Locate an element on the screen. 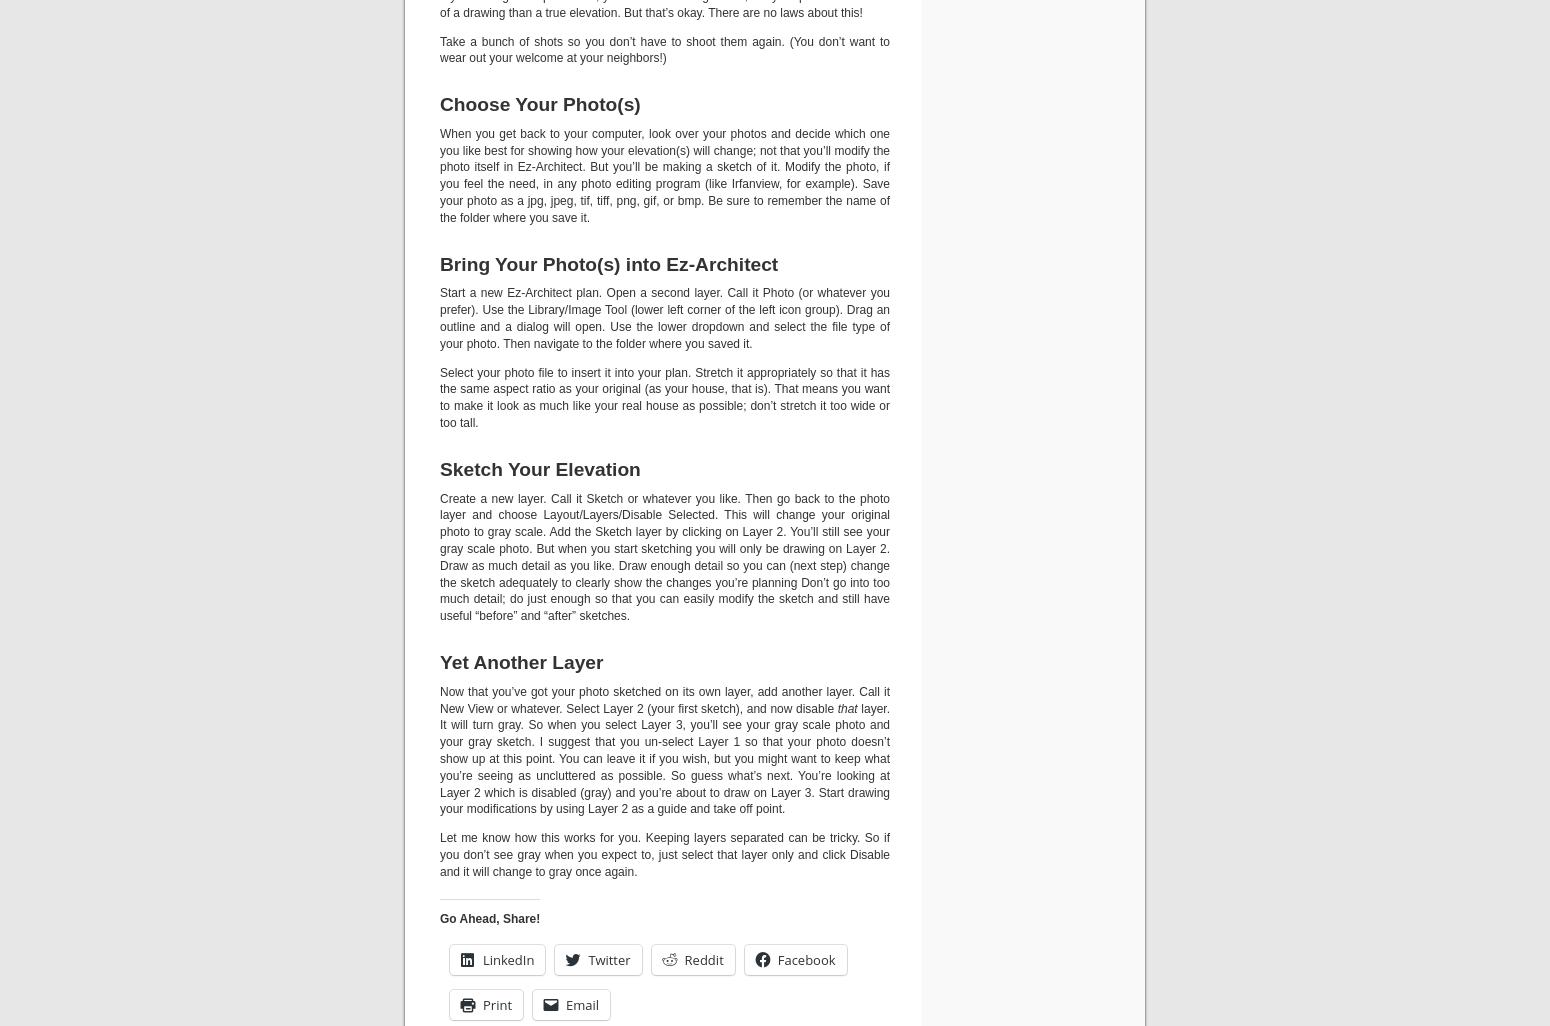 The height and width of the screenshot is (1026, 1550). 'Email' is located at coordinates (582, 1003).